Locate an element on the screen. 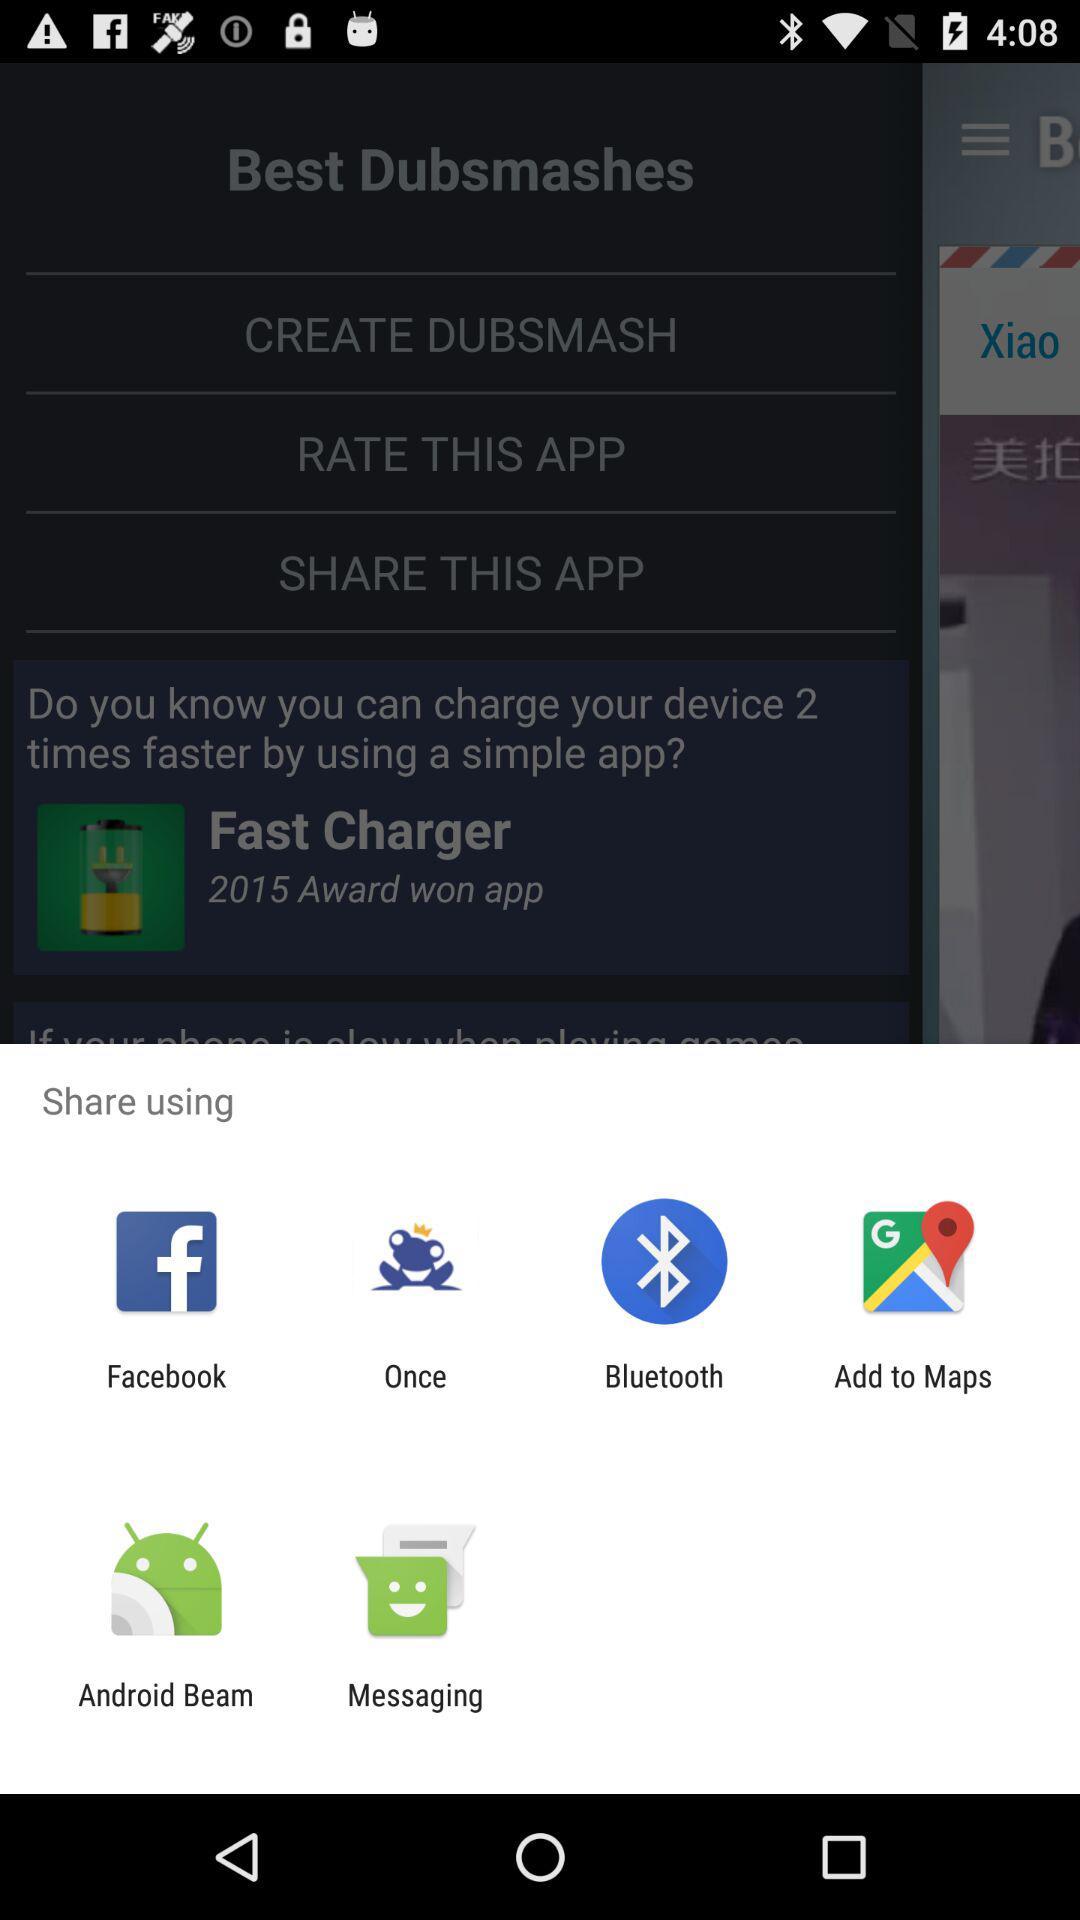  the app to the right of the bluetooth is located at coordinates (913, 1392).